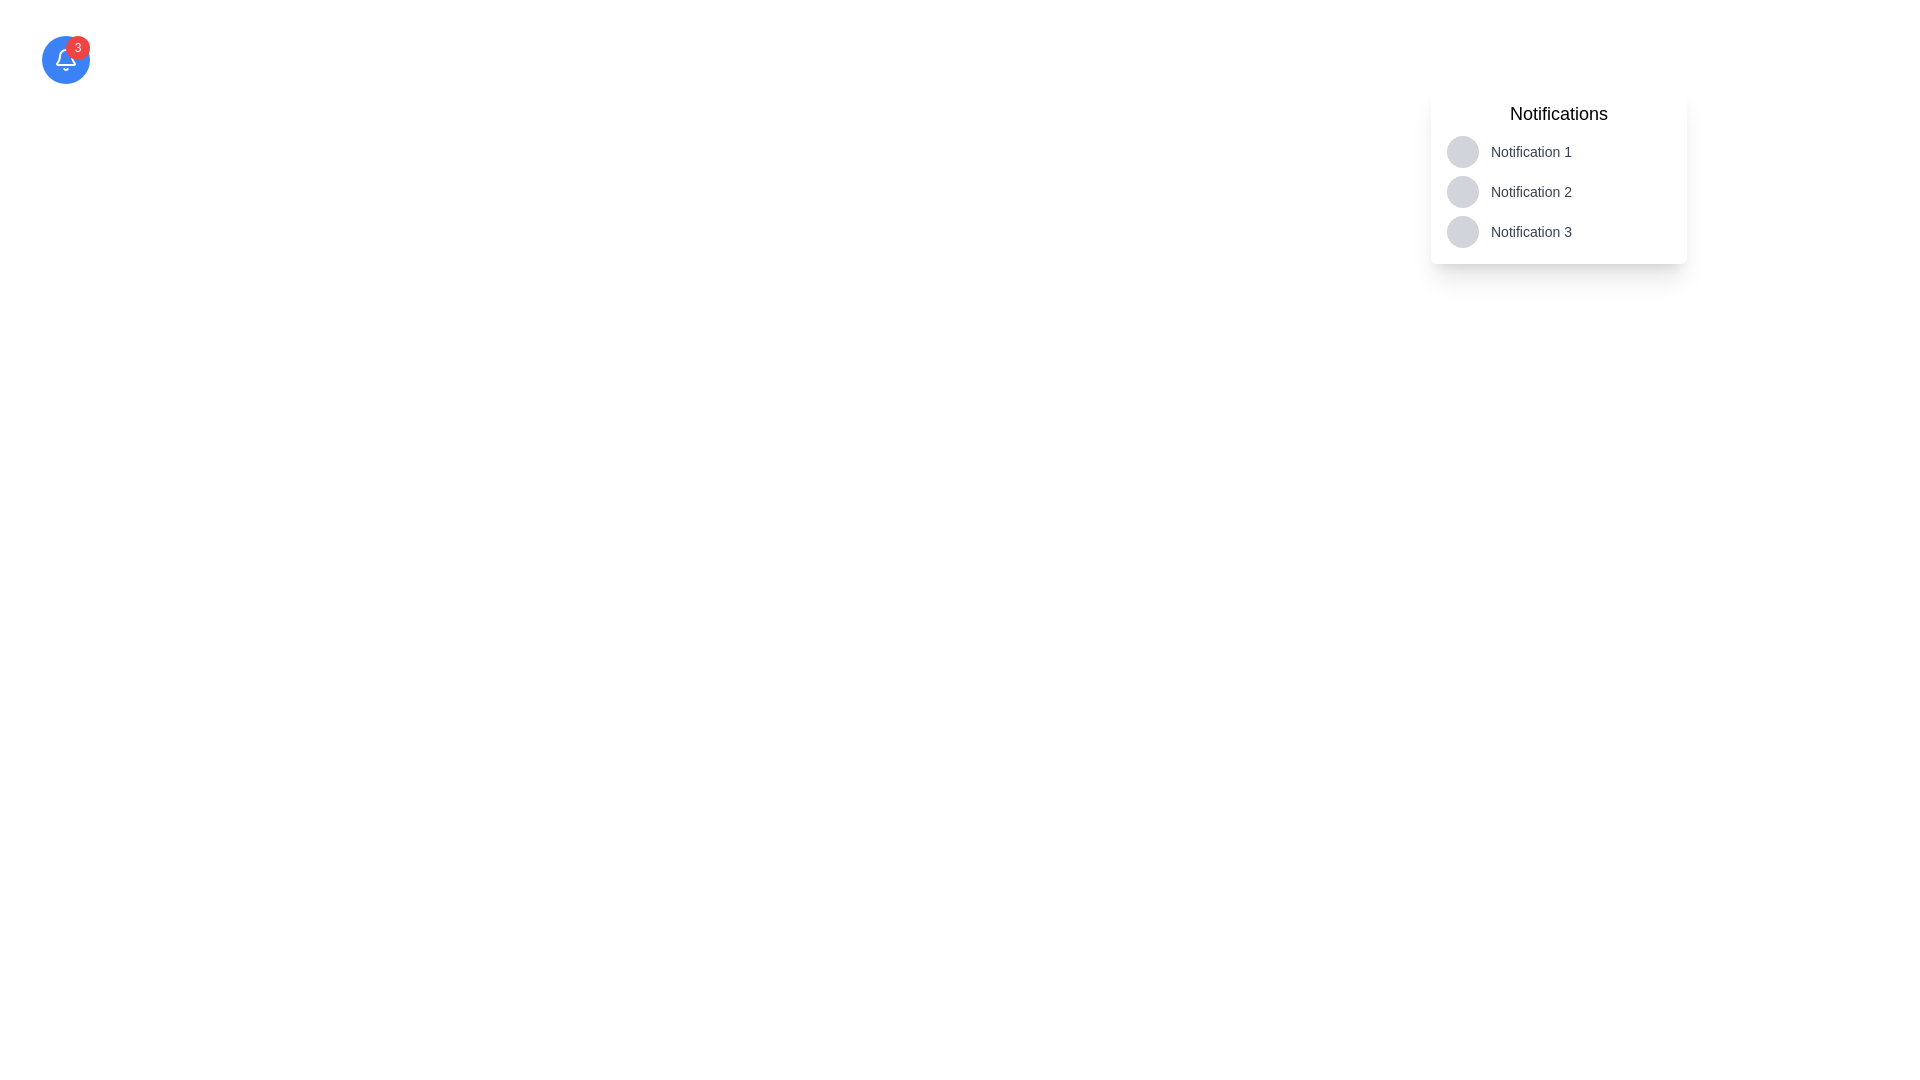 Image resolution: width=1920 pixels, height=1080 pixels. I want to click on the decorative item located to the left of 'Notification 2' in the second notification section of the vertical list, so click(1463, 192).